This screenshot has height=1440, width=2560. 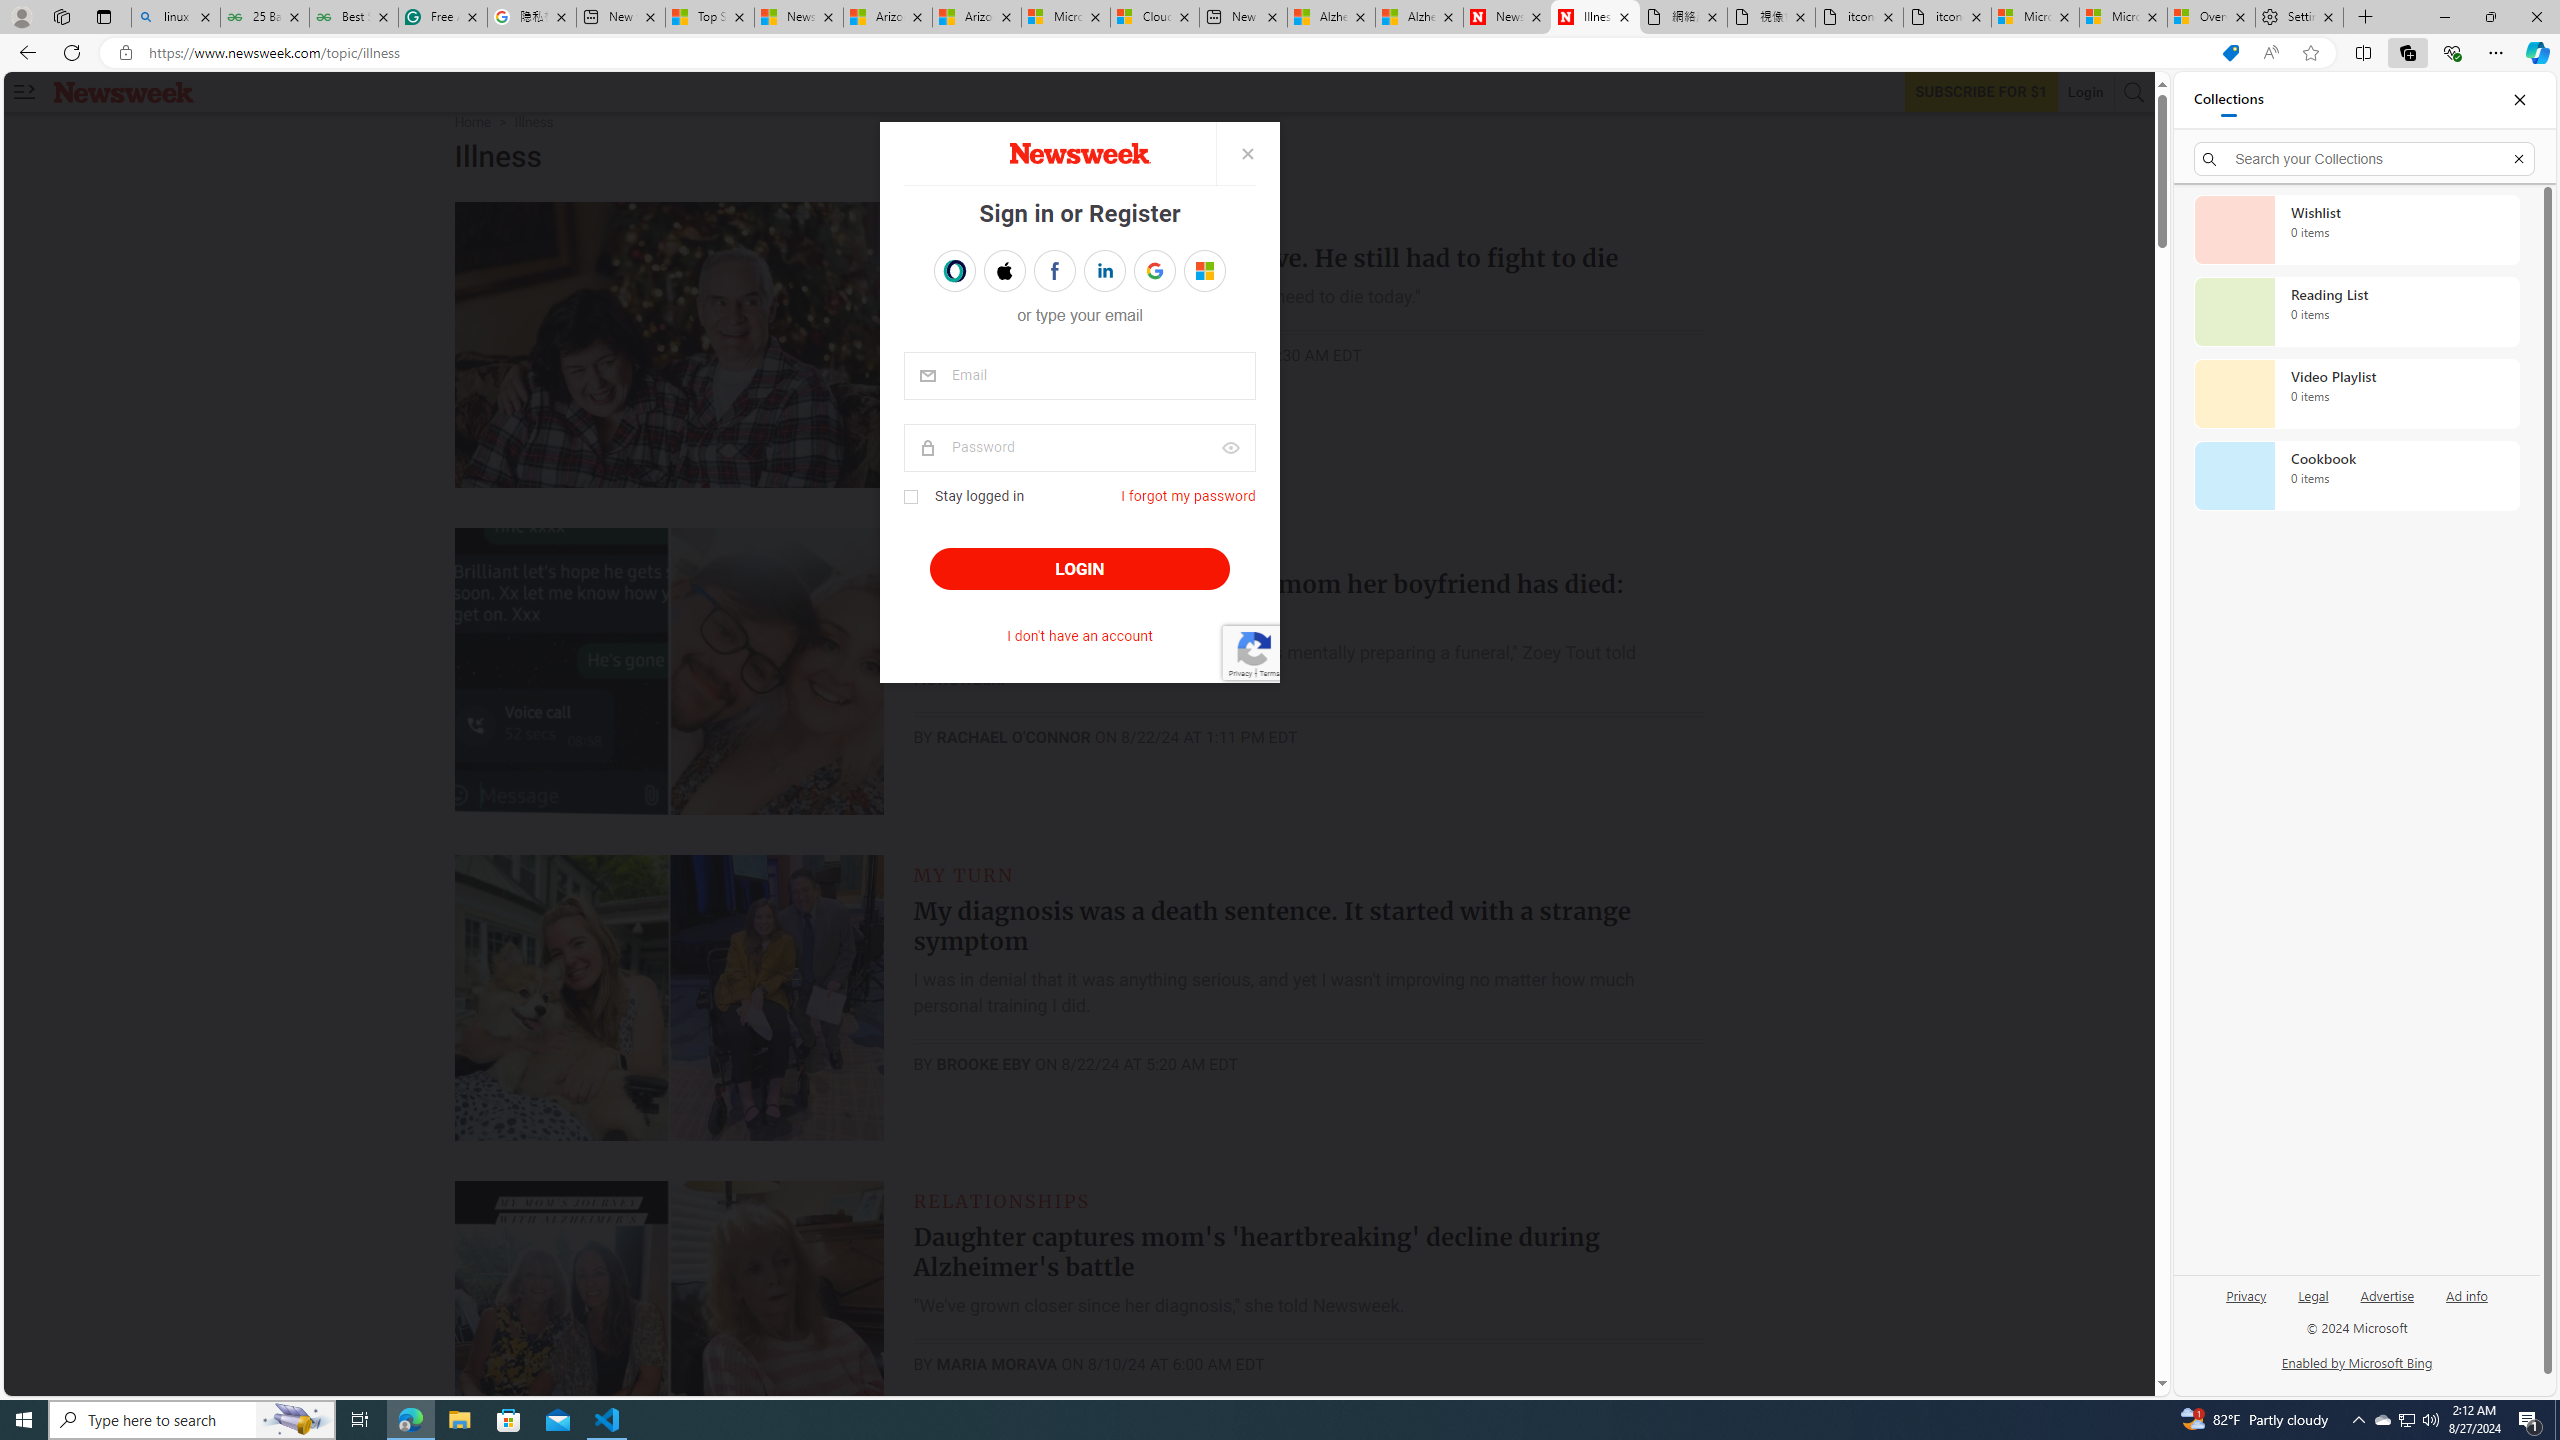 What do you see at coordinates (2311, 1302) in the screenshot?
I see `'Legal'` at bounding box center [2311, 1302].